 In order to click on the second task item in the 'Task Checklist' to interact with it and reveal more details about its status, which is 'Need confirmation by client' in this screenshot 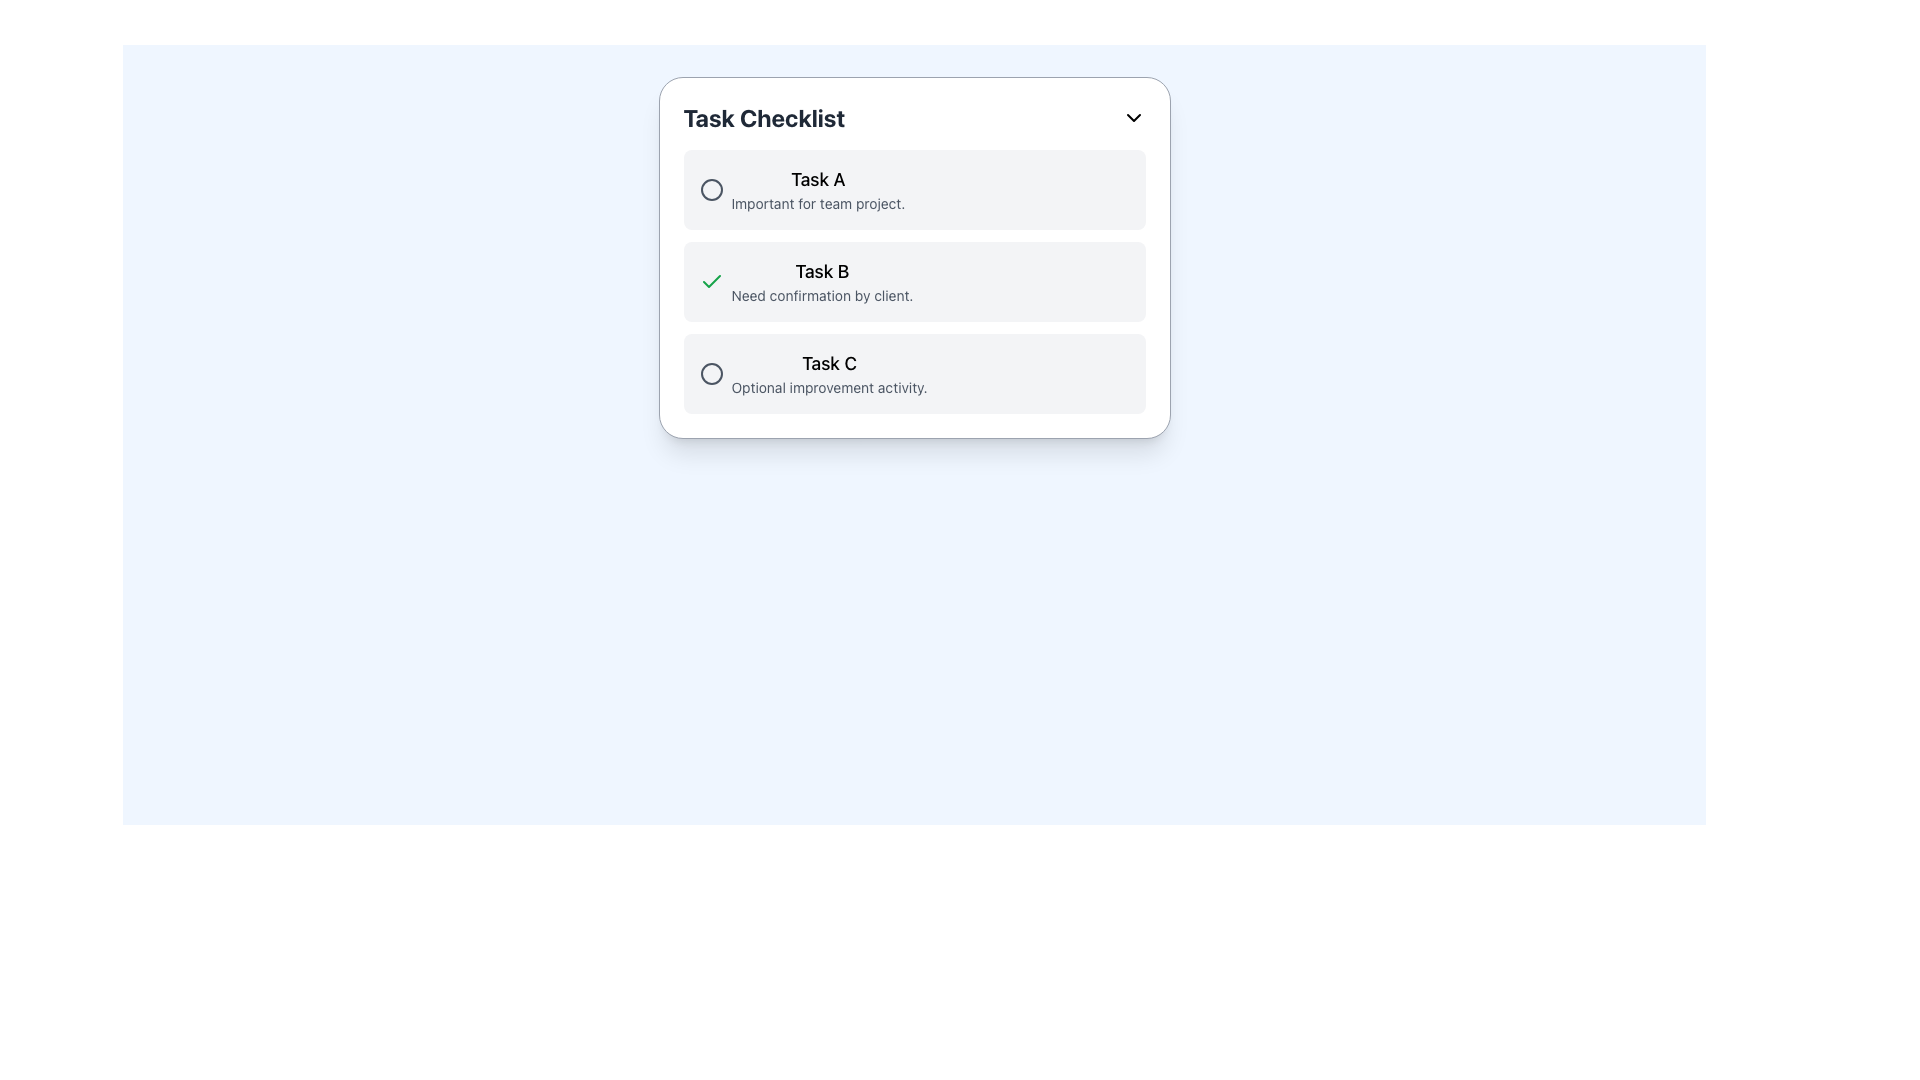, I will do `click(806, 281)`.